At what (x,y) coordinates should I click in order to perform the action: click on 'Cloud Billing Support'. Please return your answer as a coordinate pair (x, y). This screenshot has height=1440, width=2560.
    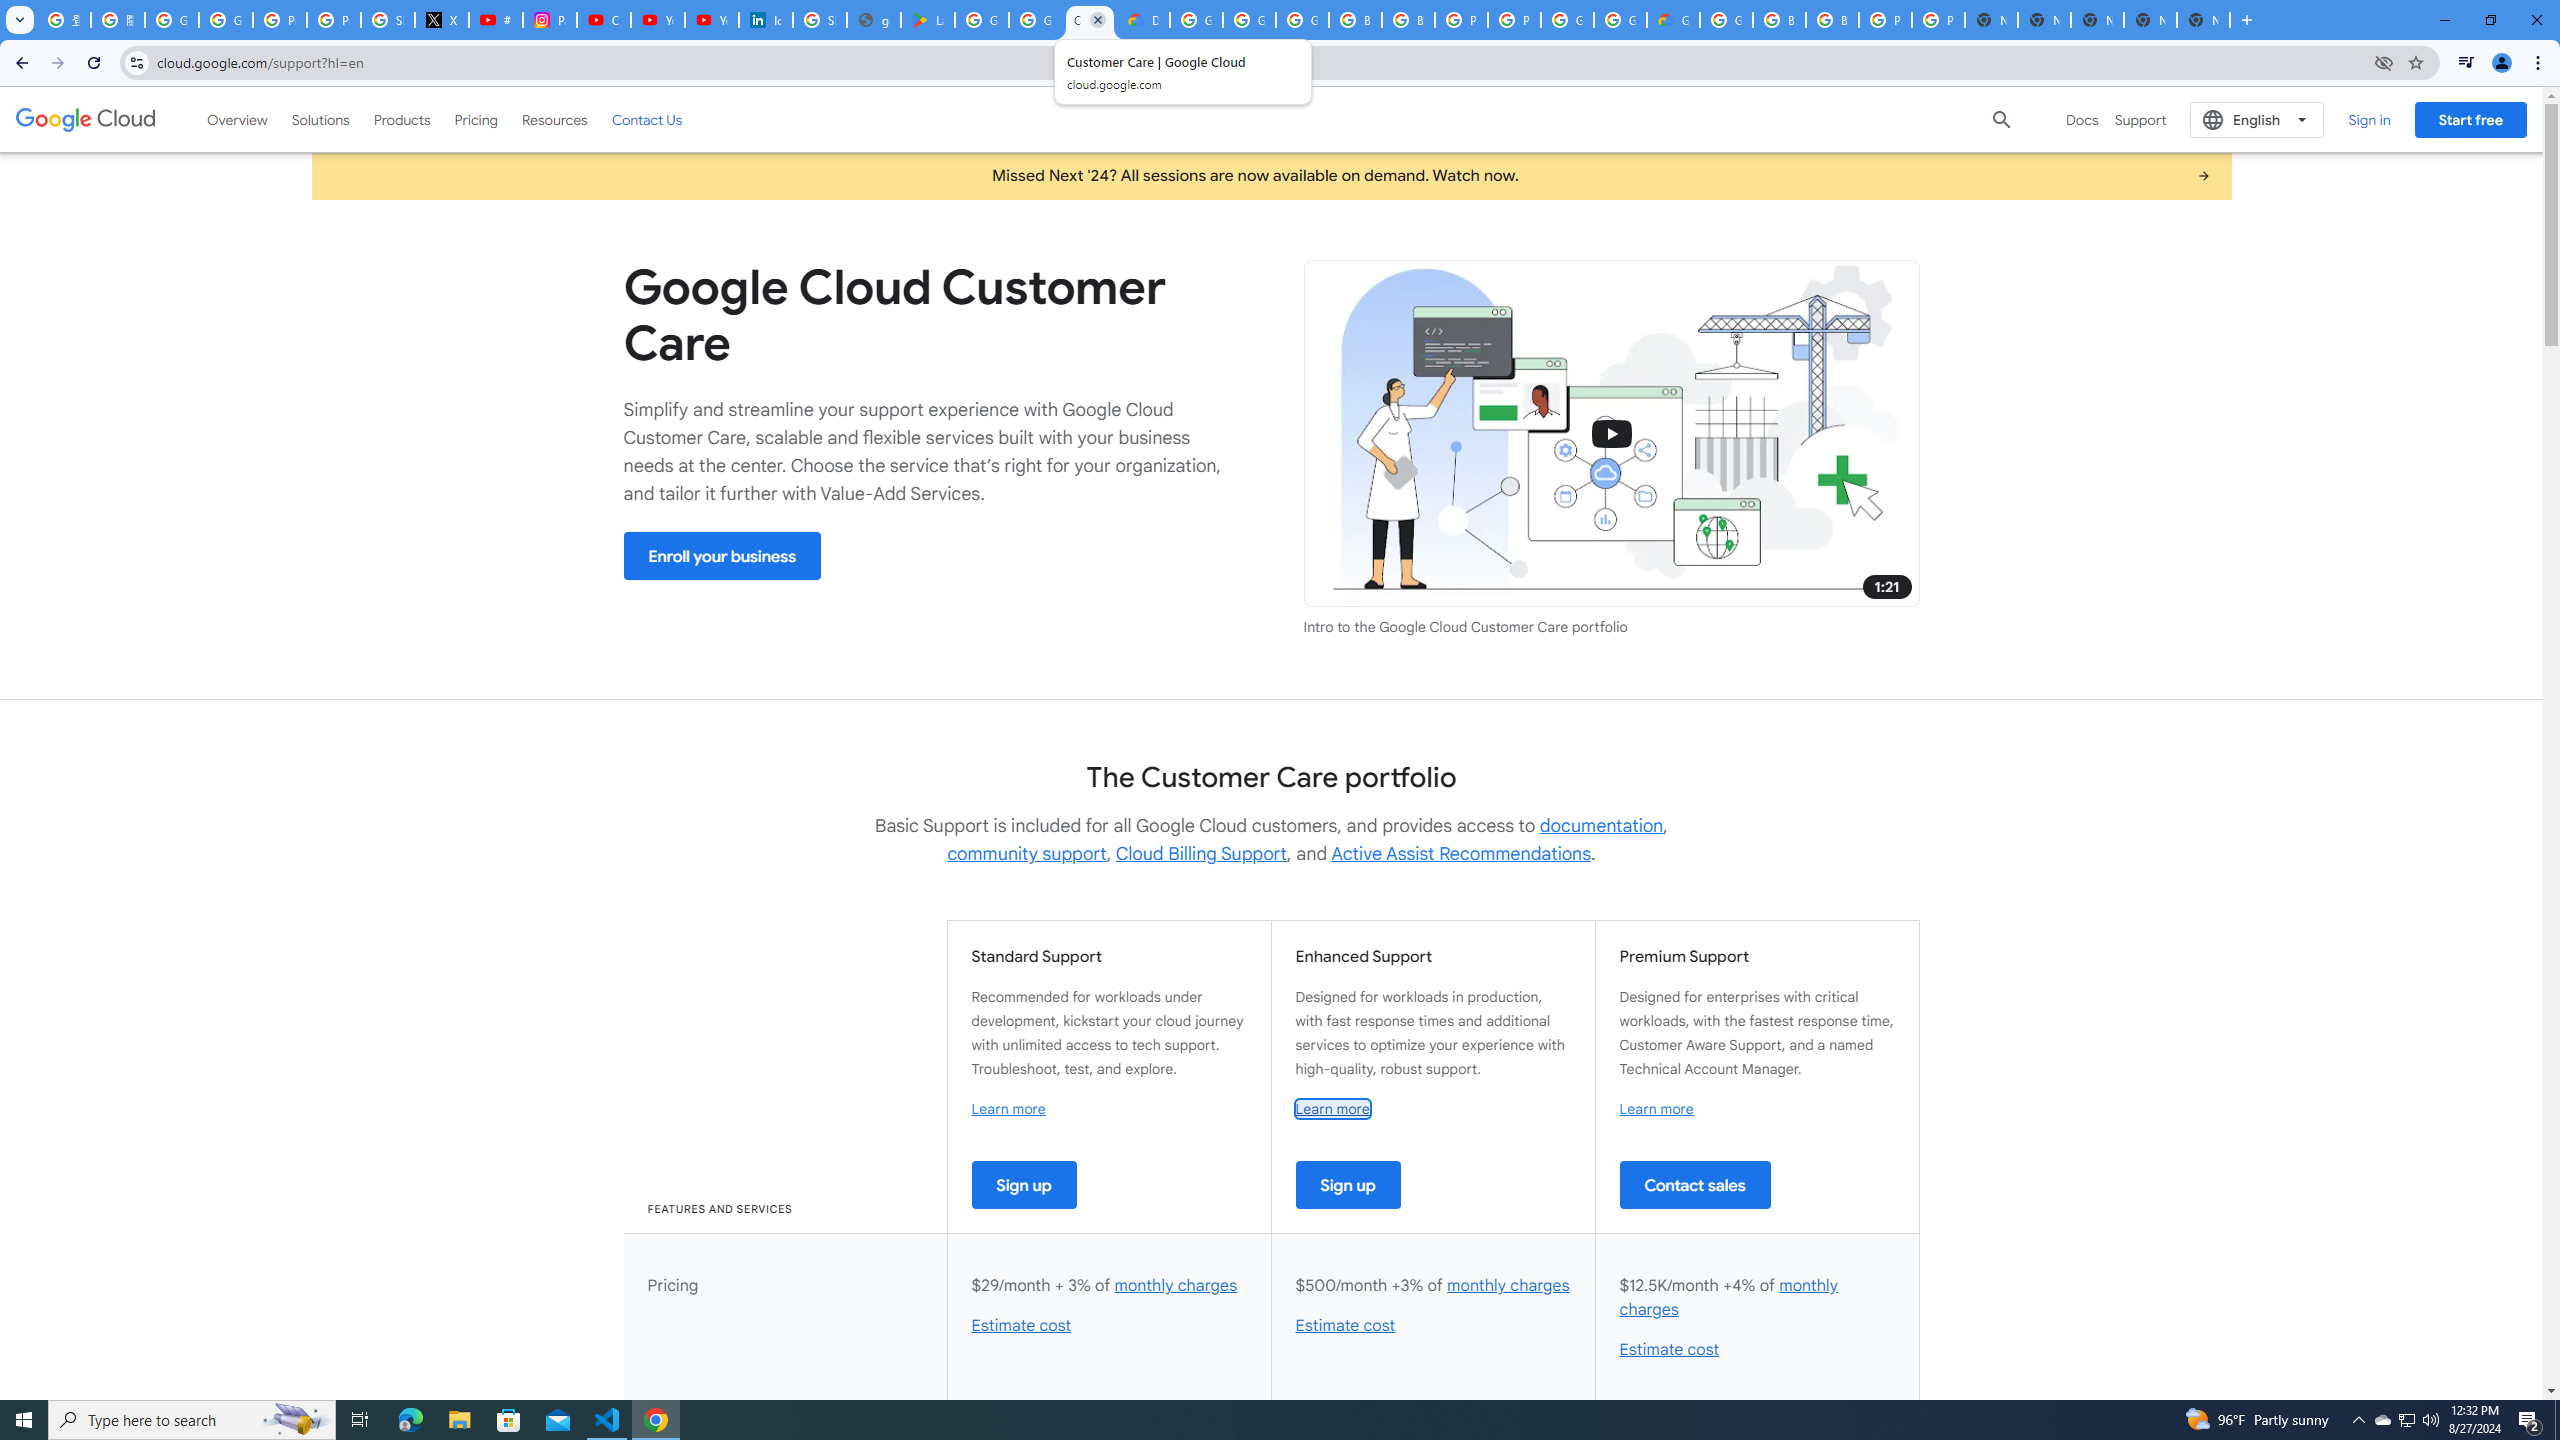
    Looking at the image, I should click on (1200, 853).